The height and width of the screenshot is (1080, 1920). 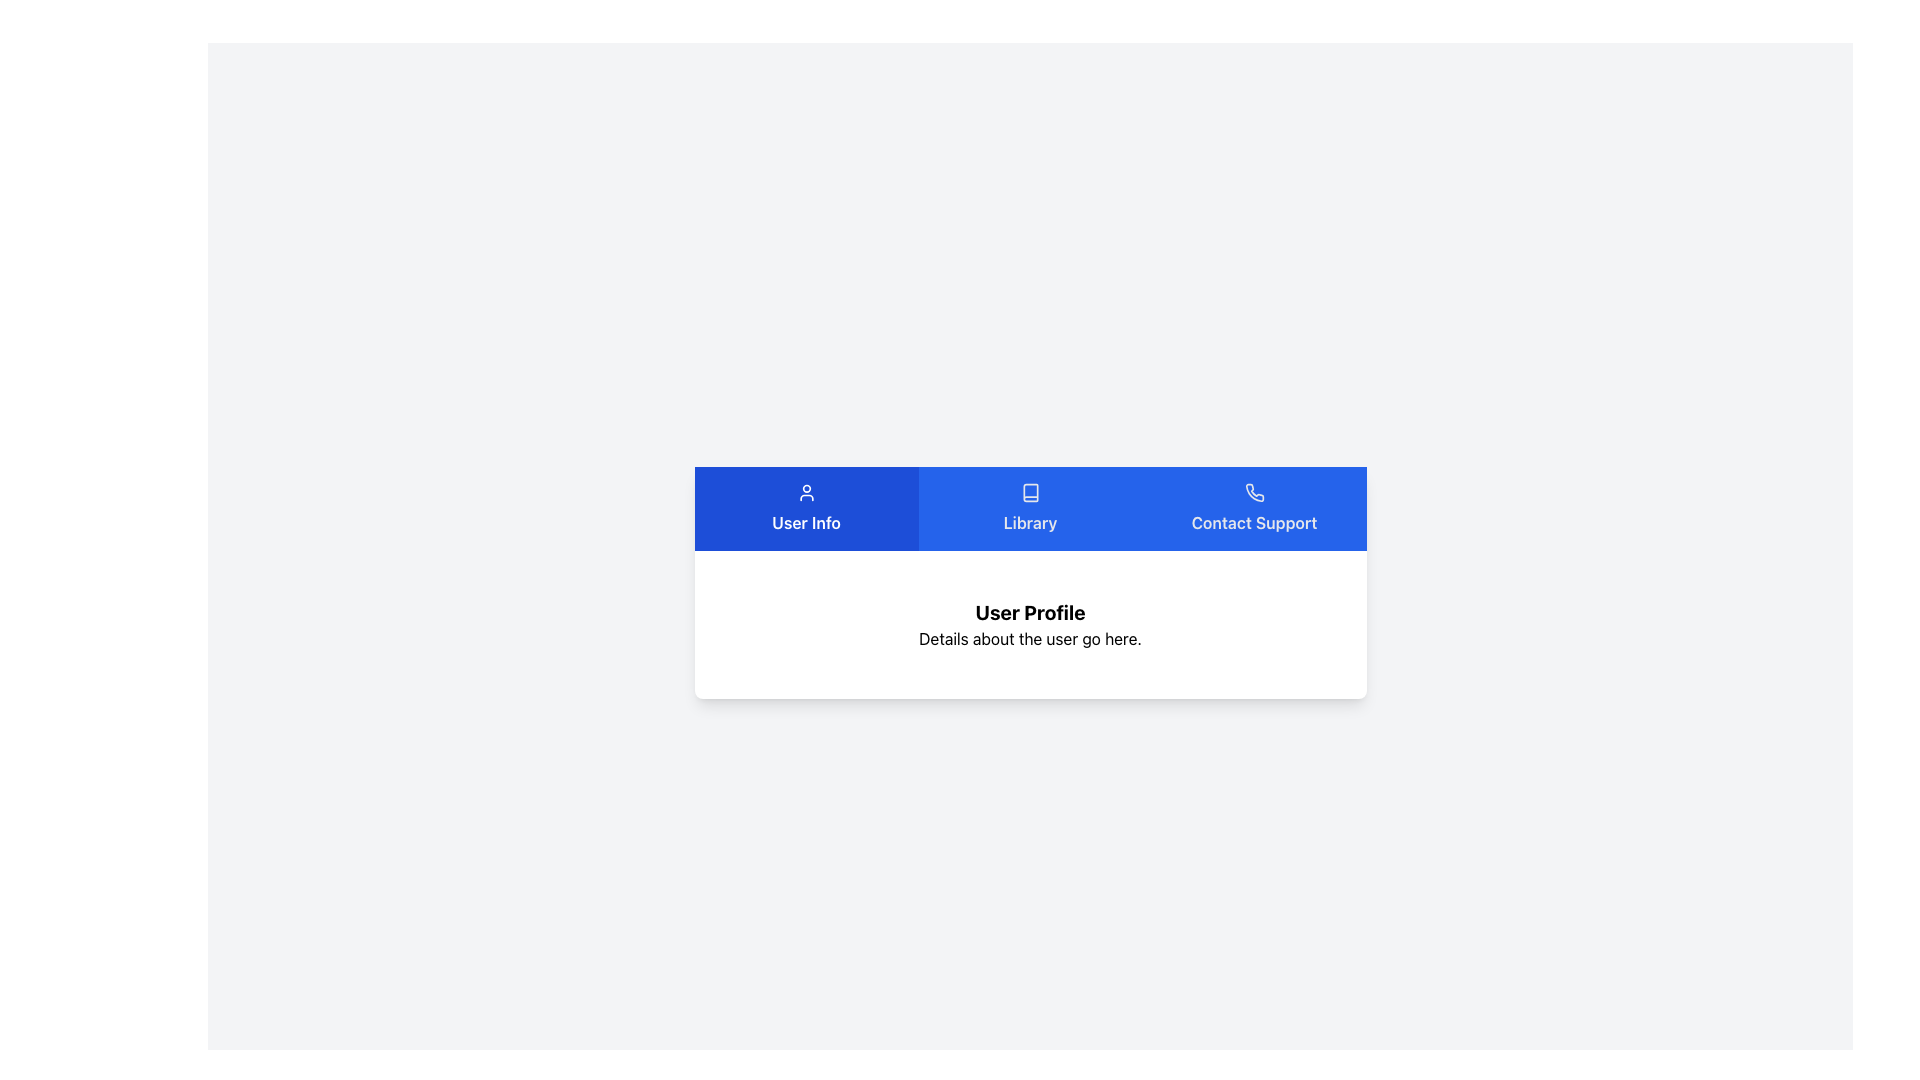 I want to click on the Navigation button located centrally in the horizontal navigation bar, so click(x=1030, y=508).